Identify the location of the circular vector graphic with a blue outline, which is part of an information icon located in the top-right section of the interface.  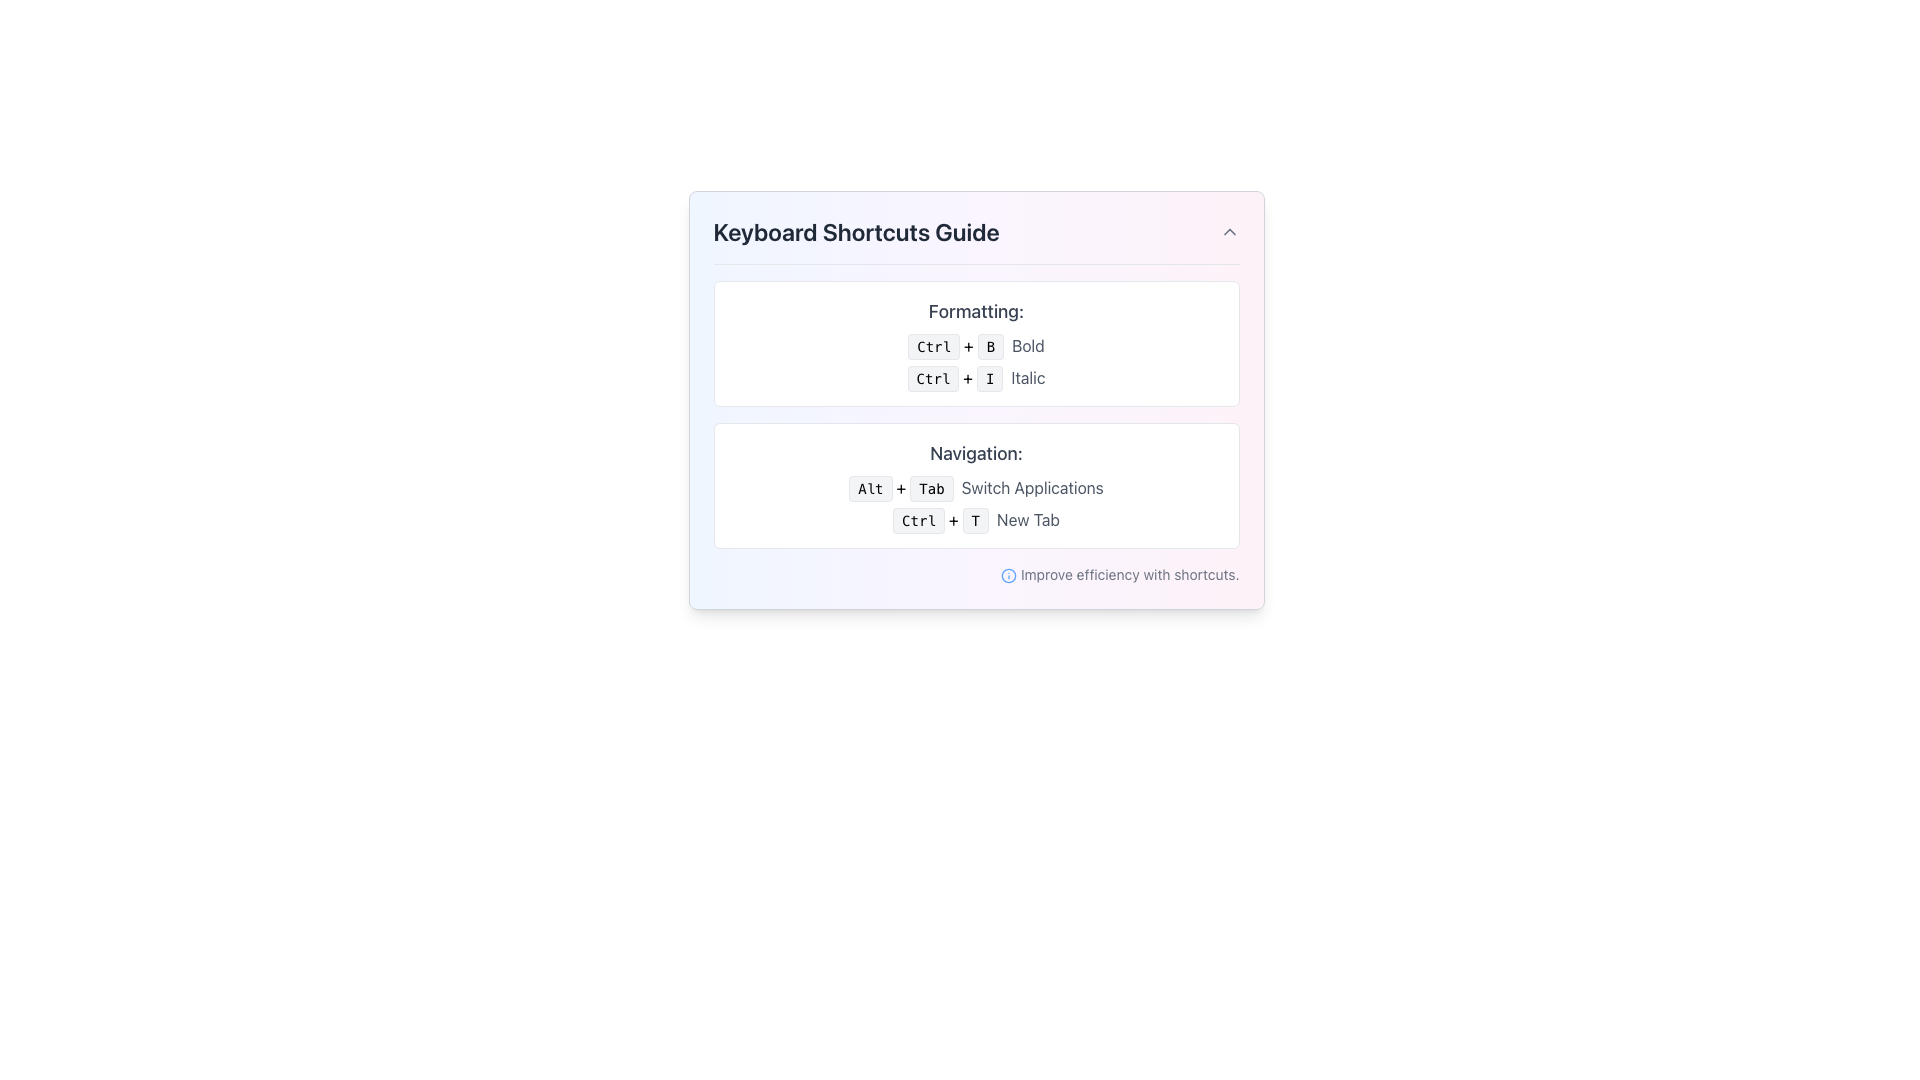
(1008, 576).